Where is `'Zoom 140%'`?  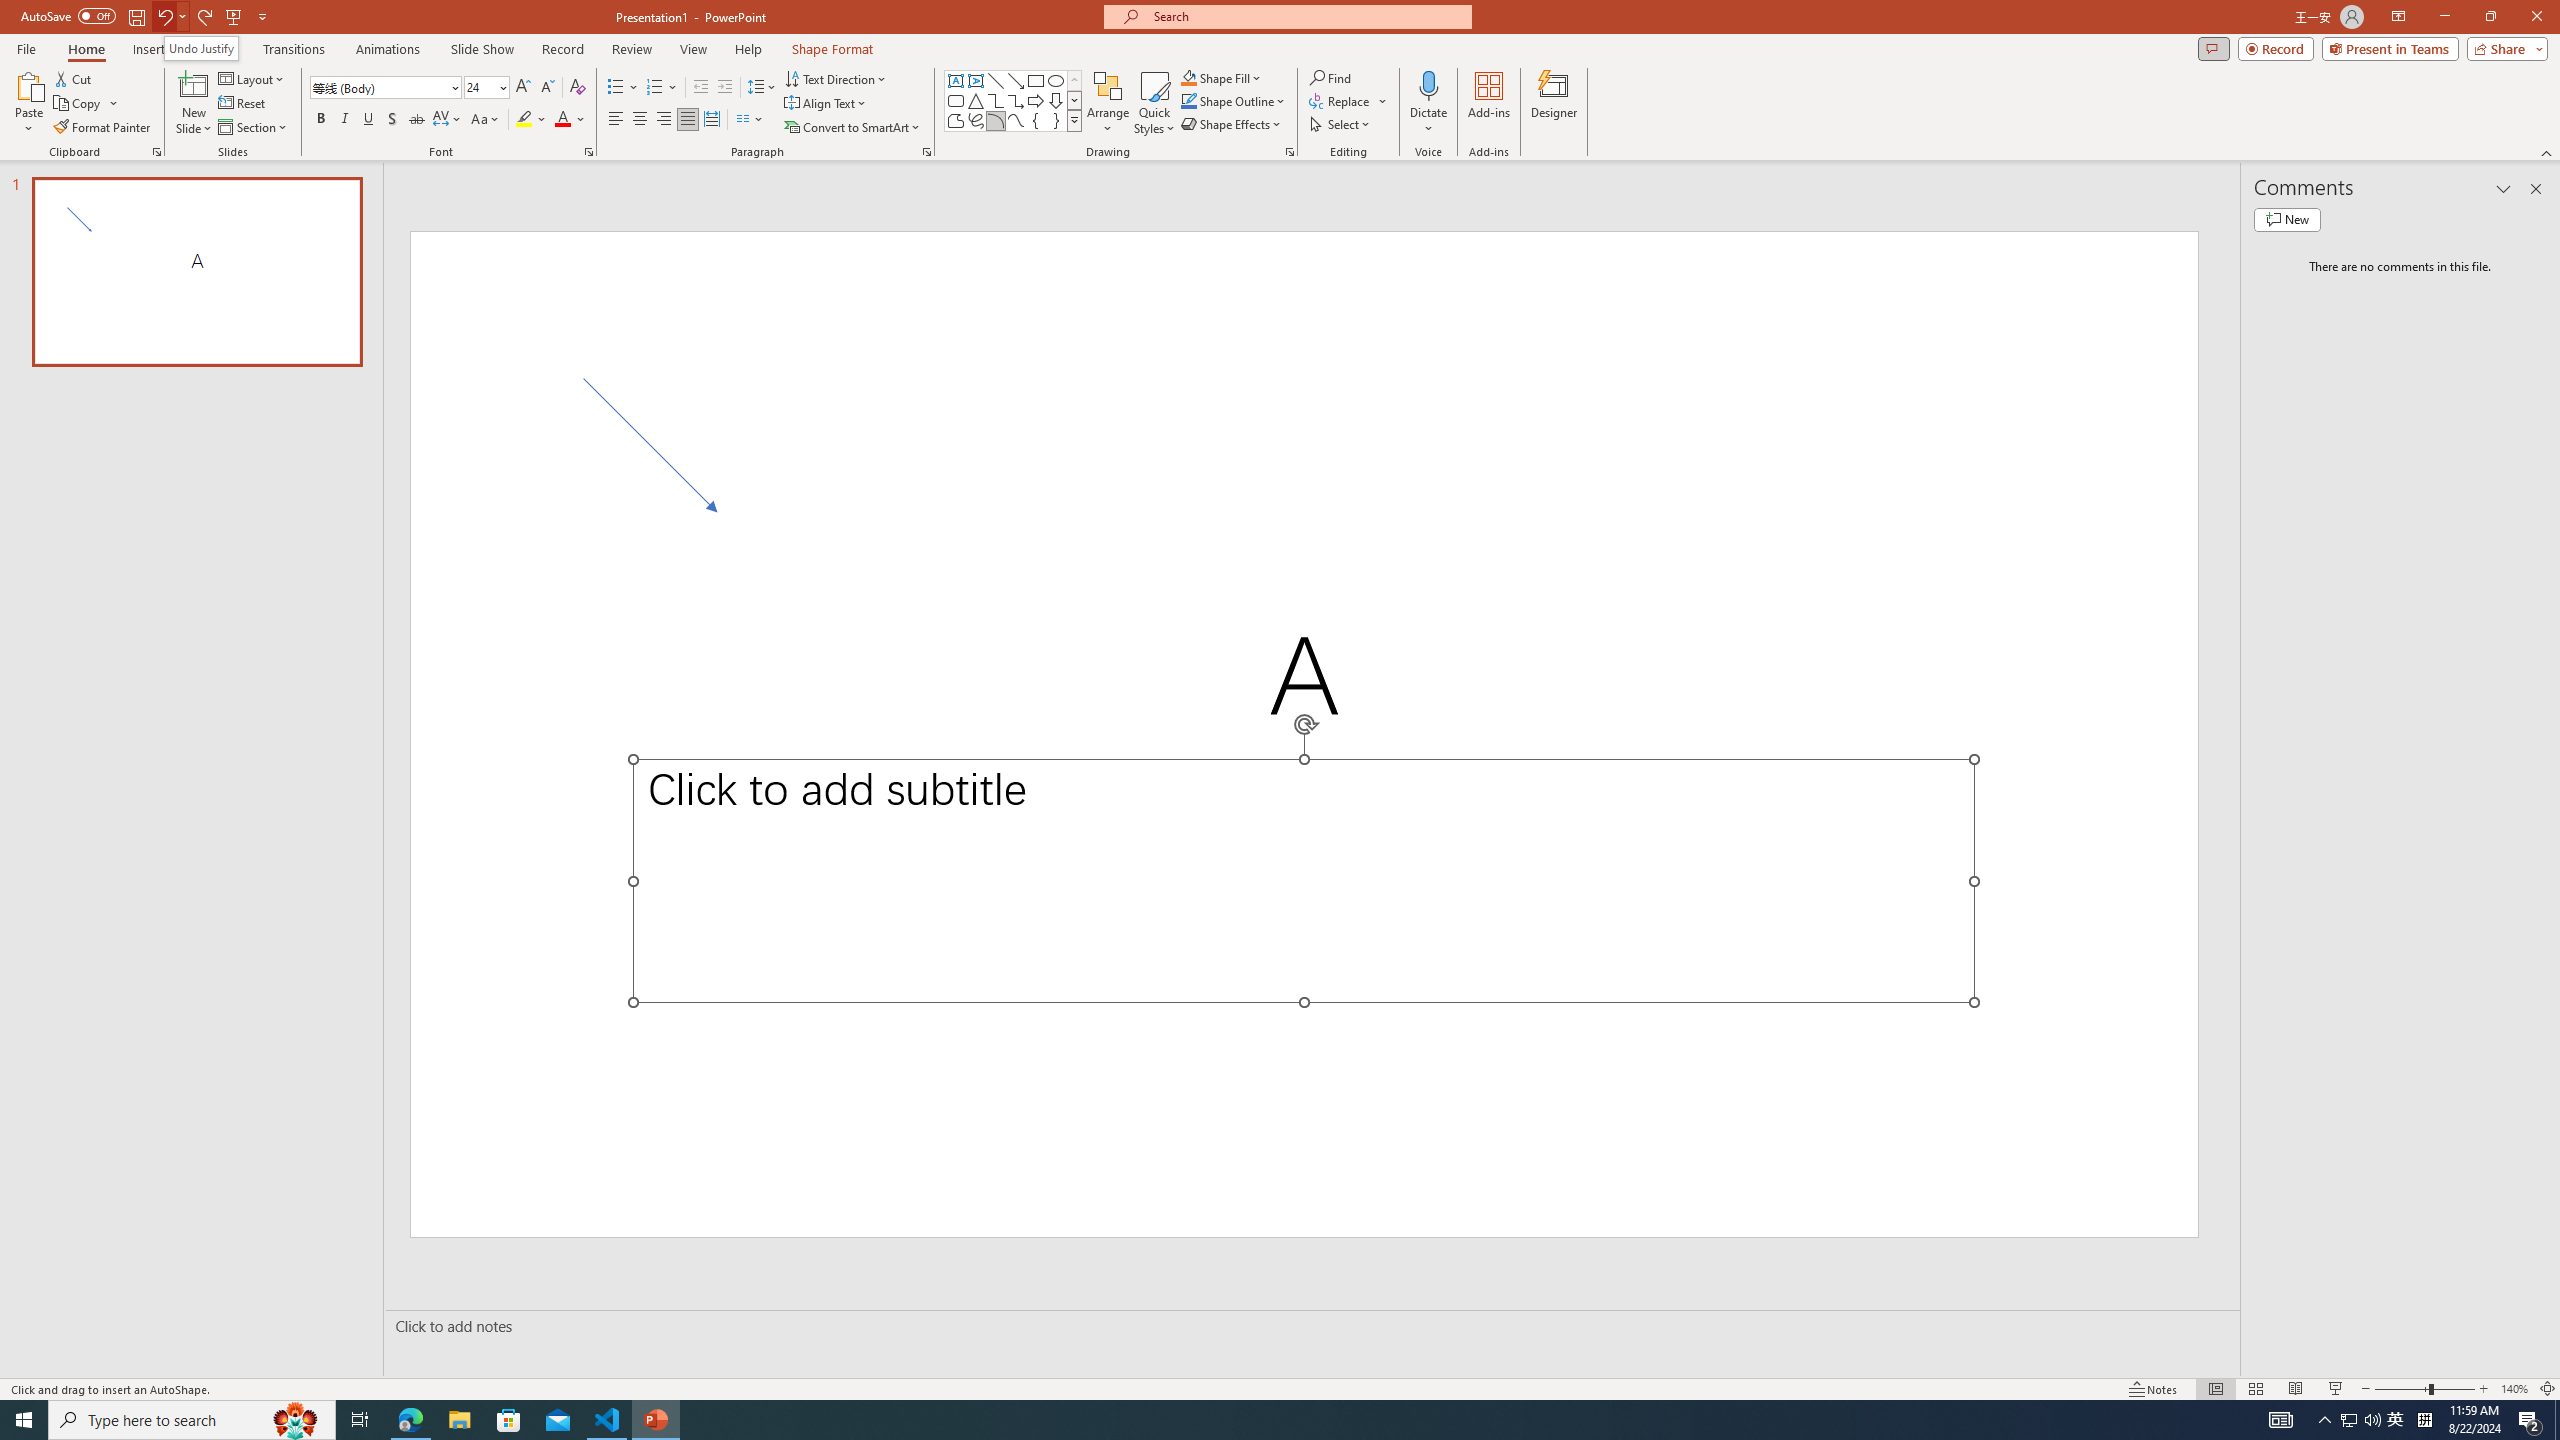 'Zoom 140%' is located at coordinates (2515, 1389).